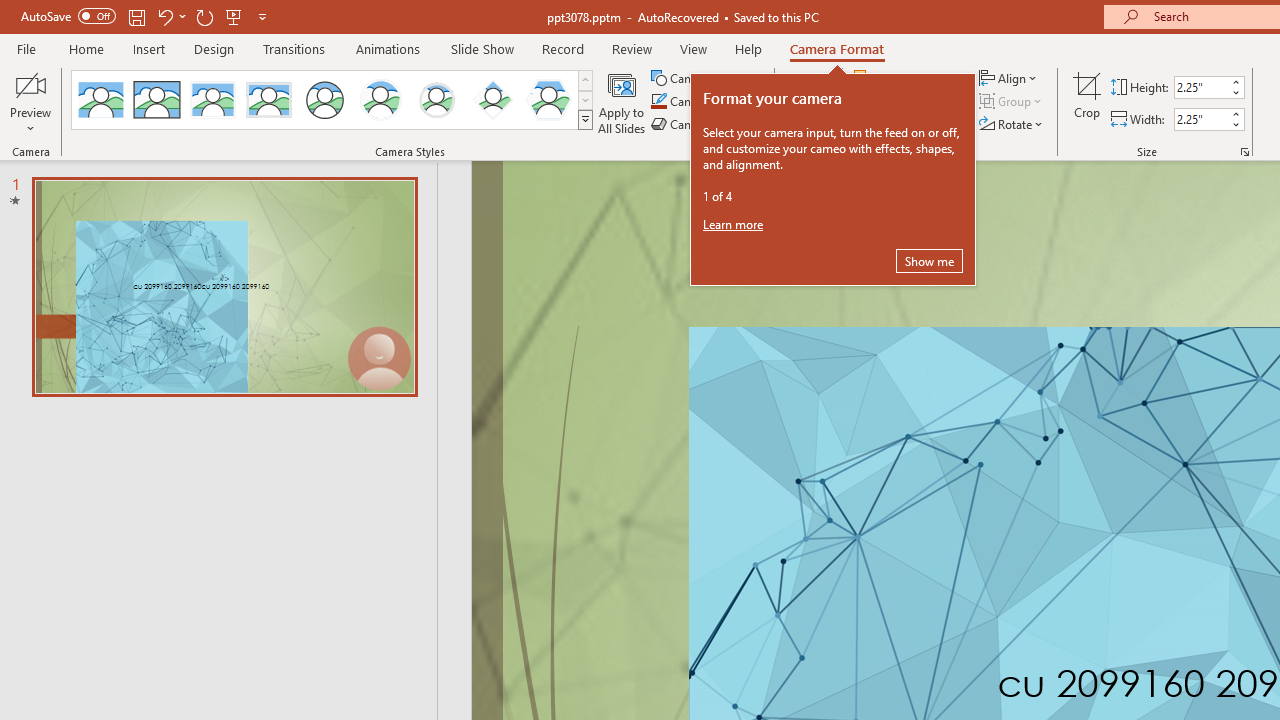  I want to click on 'Camera Format', so click(837, 48).